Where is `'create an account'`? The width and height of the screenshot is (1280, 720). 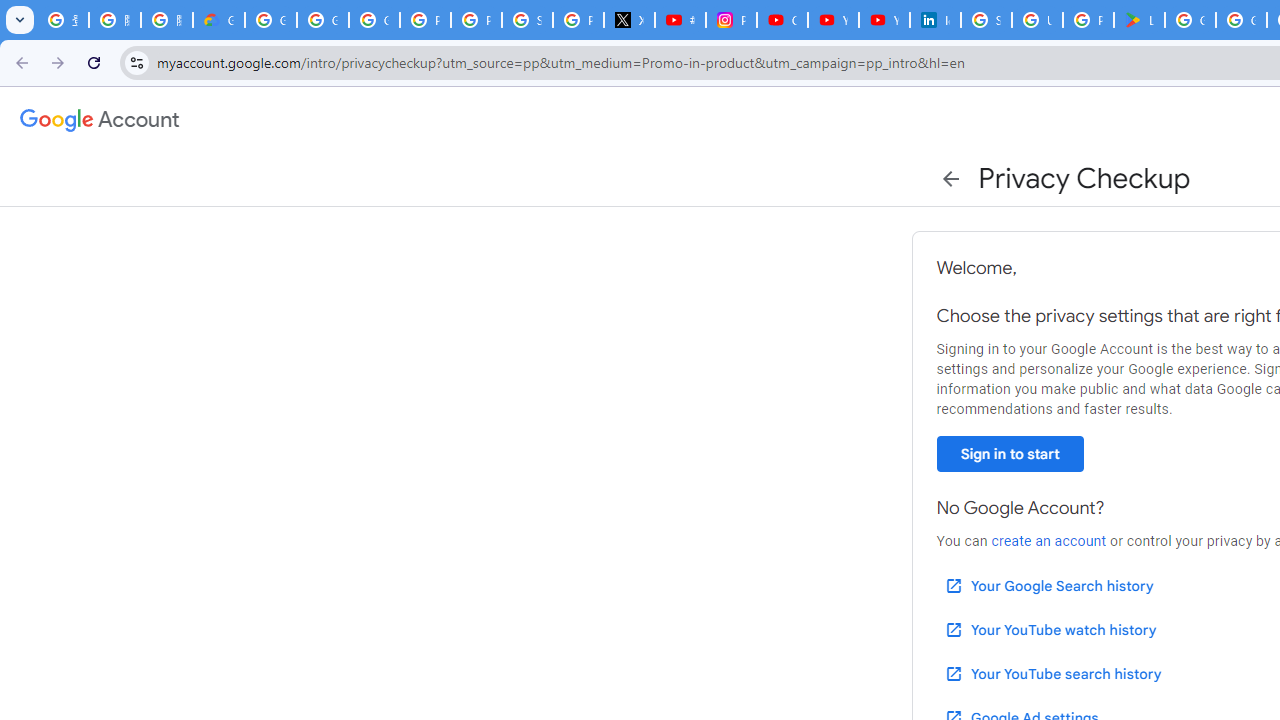
'create an account' is located at coordinates (1047, 541).